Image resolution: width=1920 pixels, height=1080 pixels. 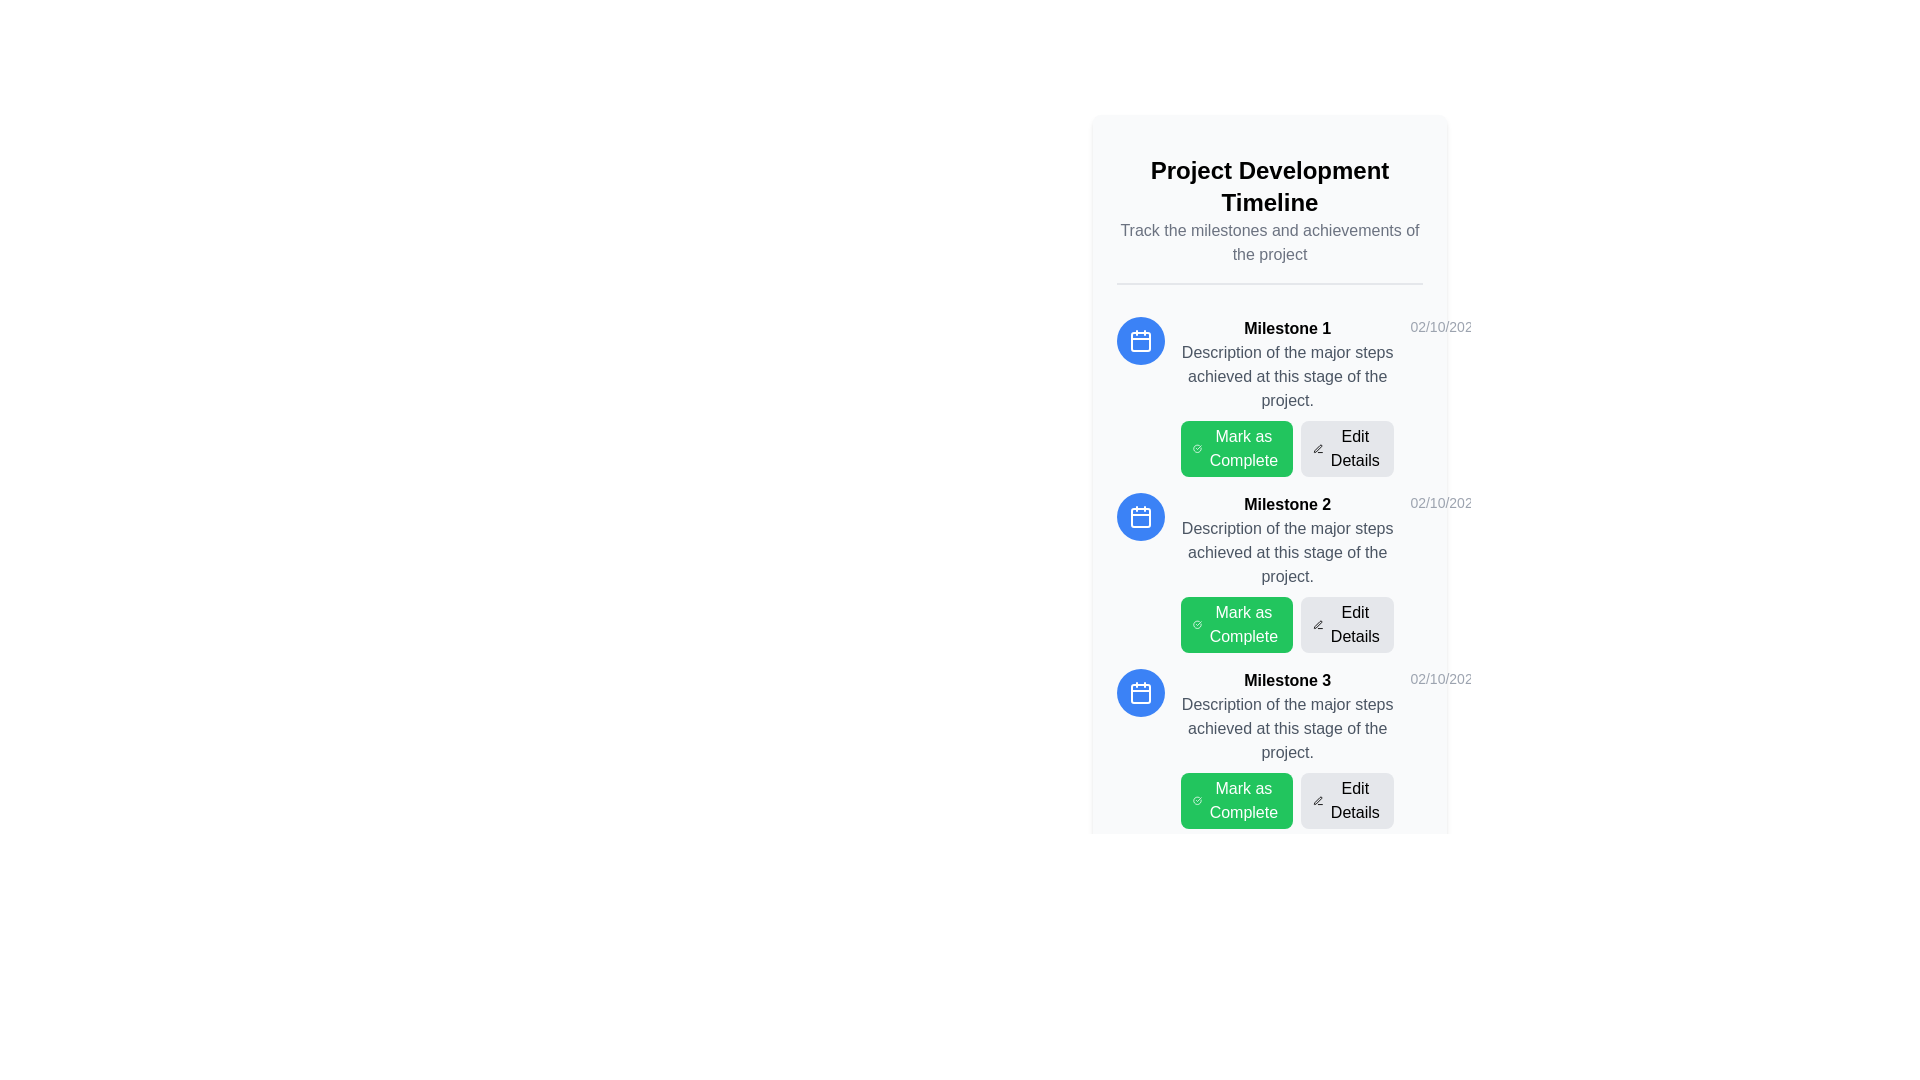 What do you see at coordinates (1141, 341) in the screenshot?
I see `the Decorative SVG rectangle that visually represents the calendar icon, which is located at the center adjacent to 'Milestone 1' in the timeline` at bounding box center [1141, 341].